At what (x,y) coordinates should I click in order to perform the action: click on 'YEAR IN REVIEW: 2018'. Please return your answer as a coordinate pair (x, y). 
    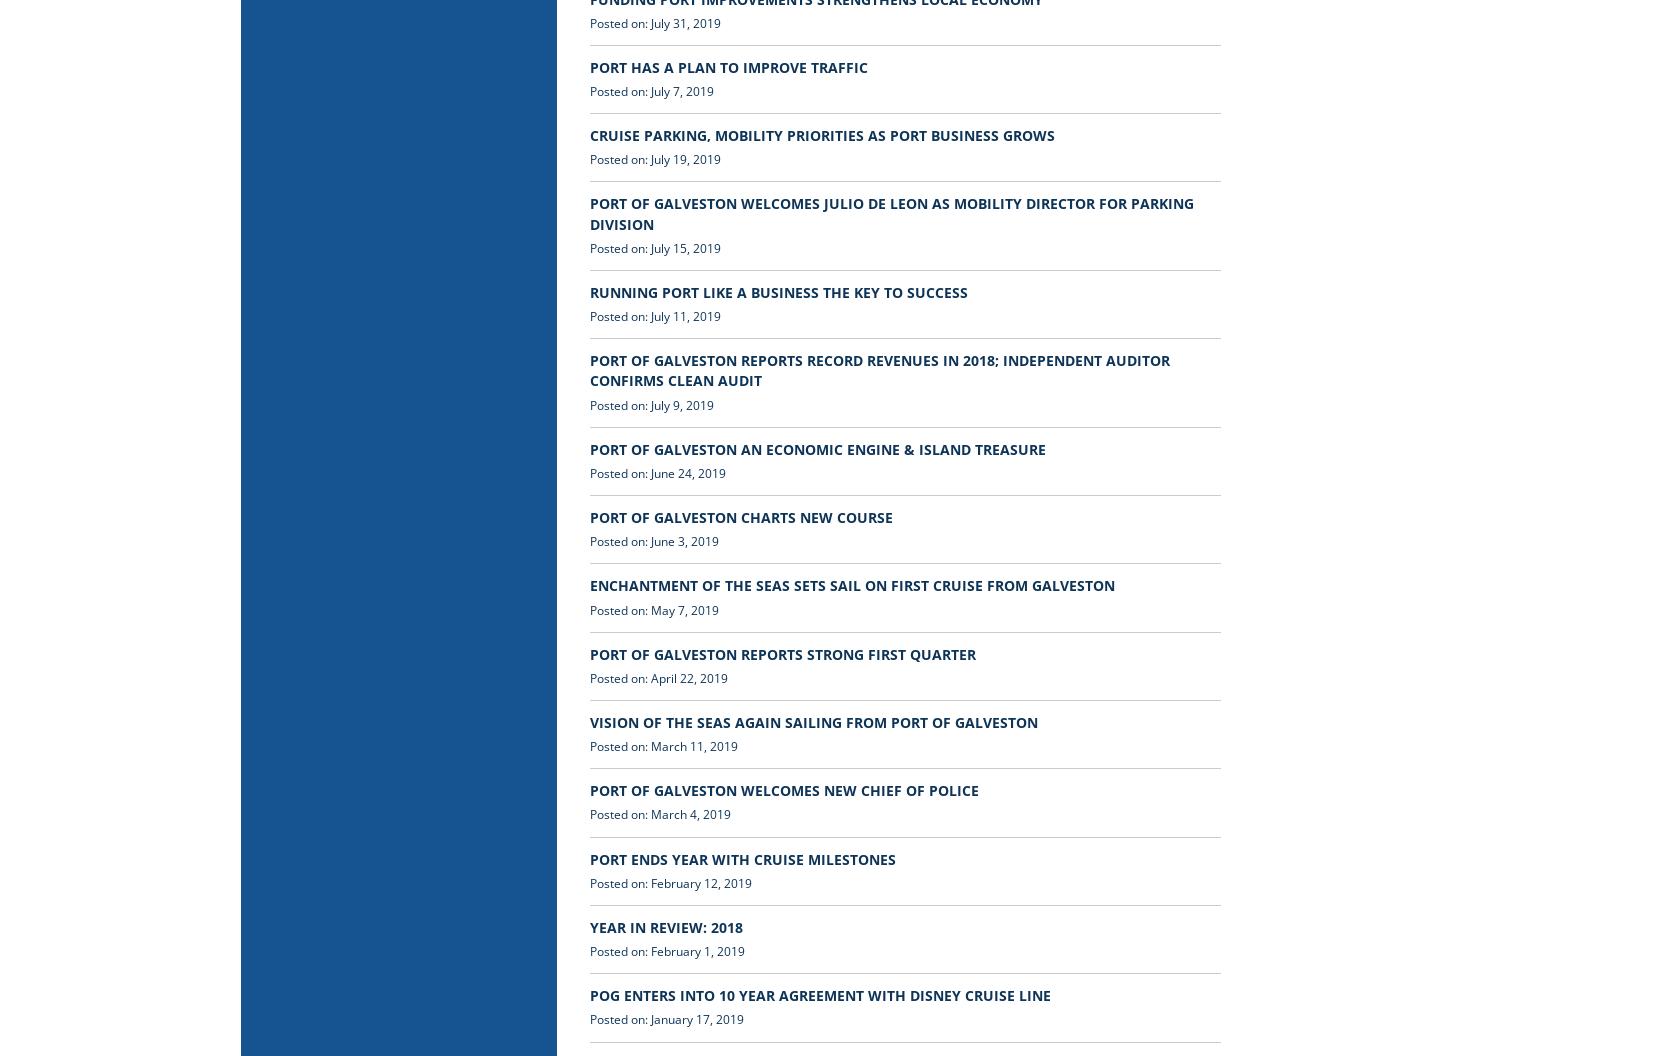
    Looking at the image, I should click on (665, 926).